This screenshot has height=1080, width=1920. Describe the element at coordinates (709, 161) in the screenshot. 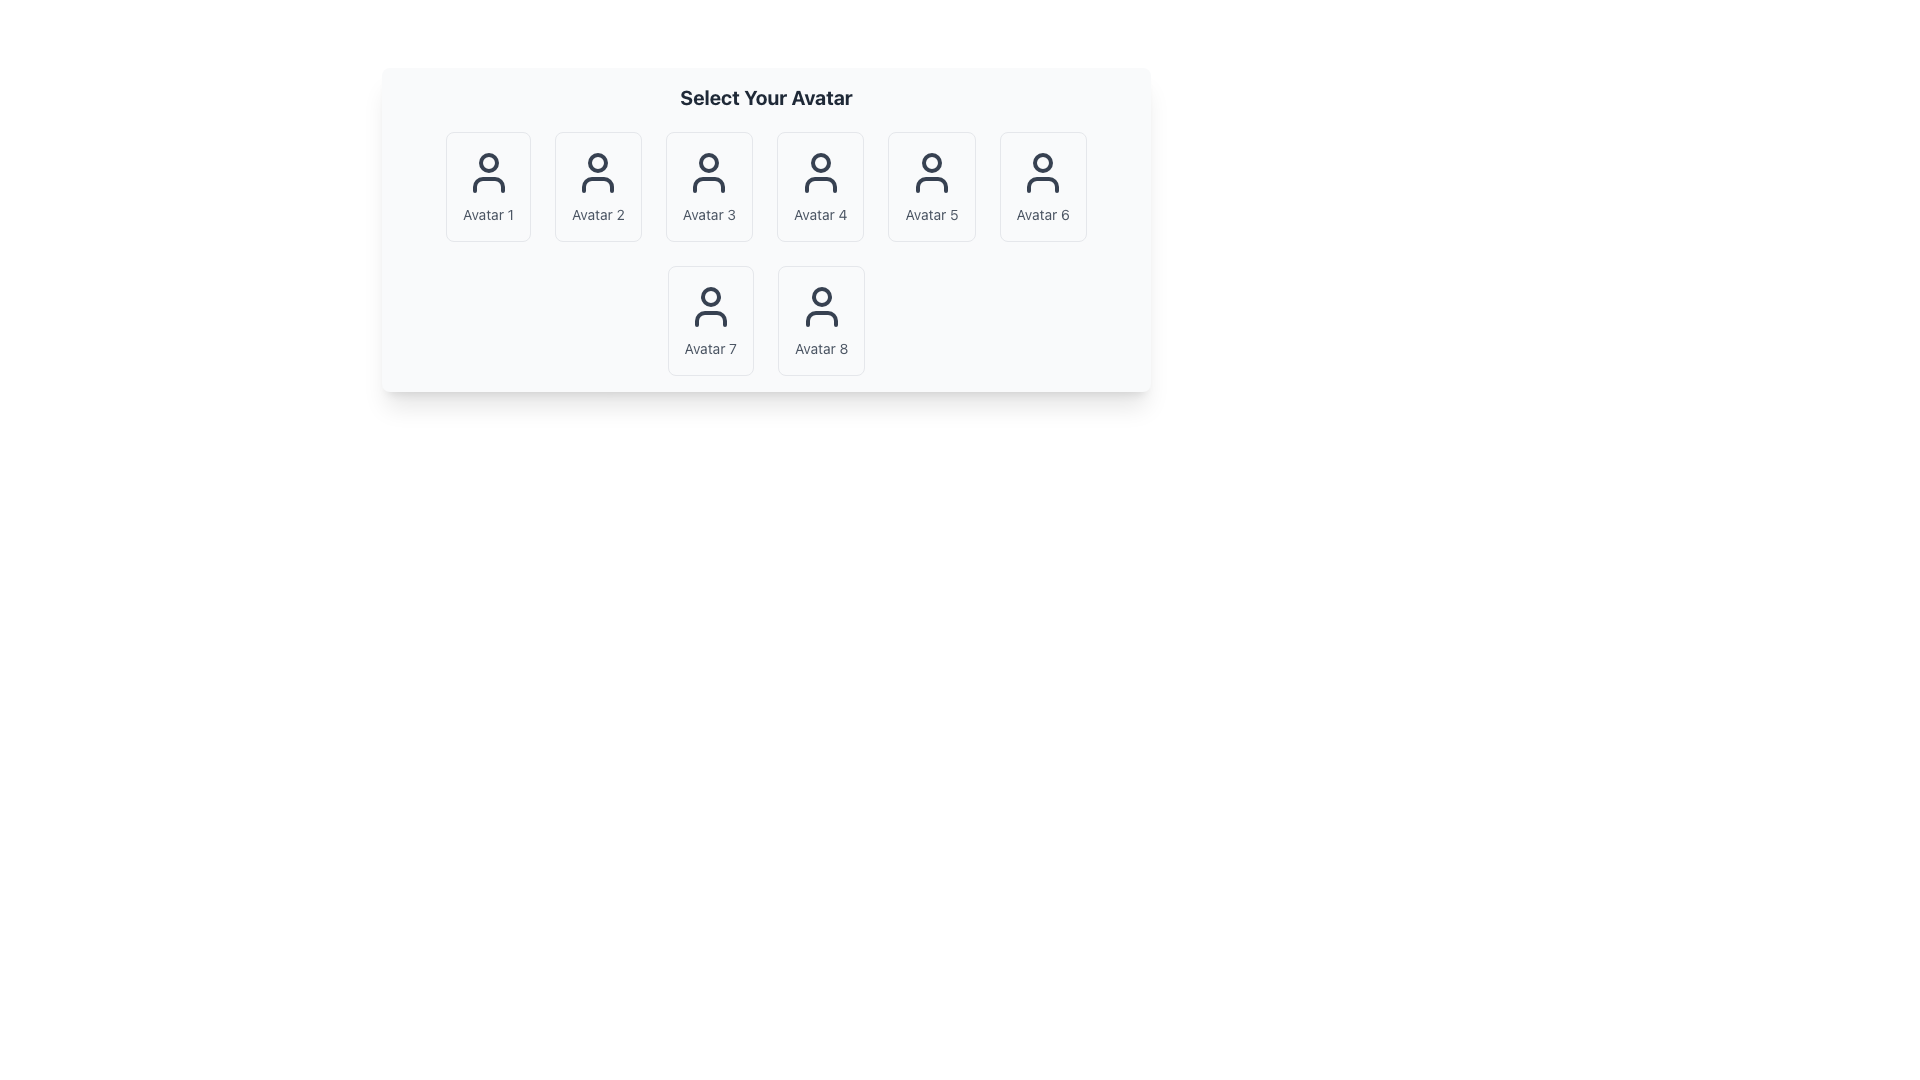

I see `the circular figure representing the head portion of 'Avatar 3' in the user icon grid layout` at that location.